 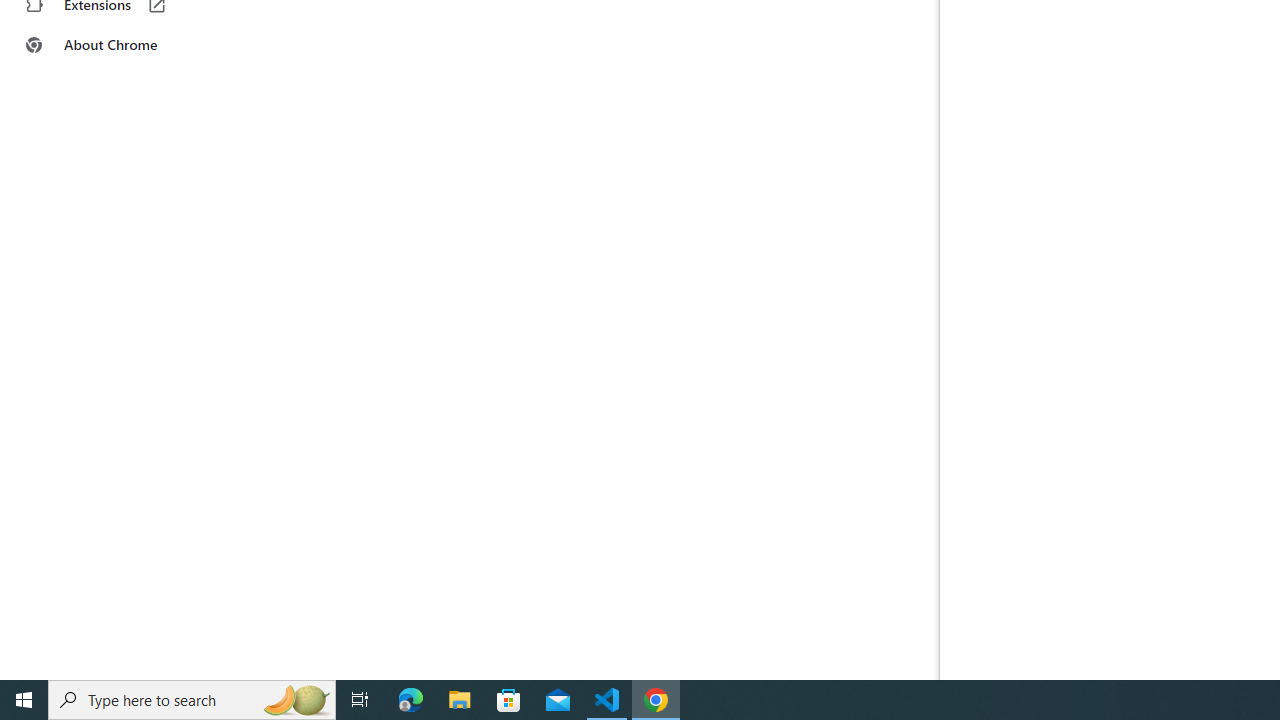 What do you see at coordinates (123, 45) in the screenshot?
I see `'About Chrome'` at bounding box center [123, 45].